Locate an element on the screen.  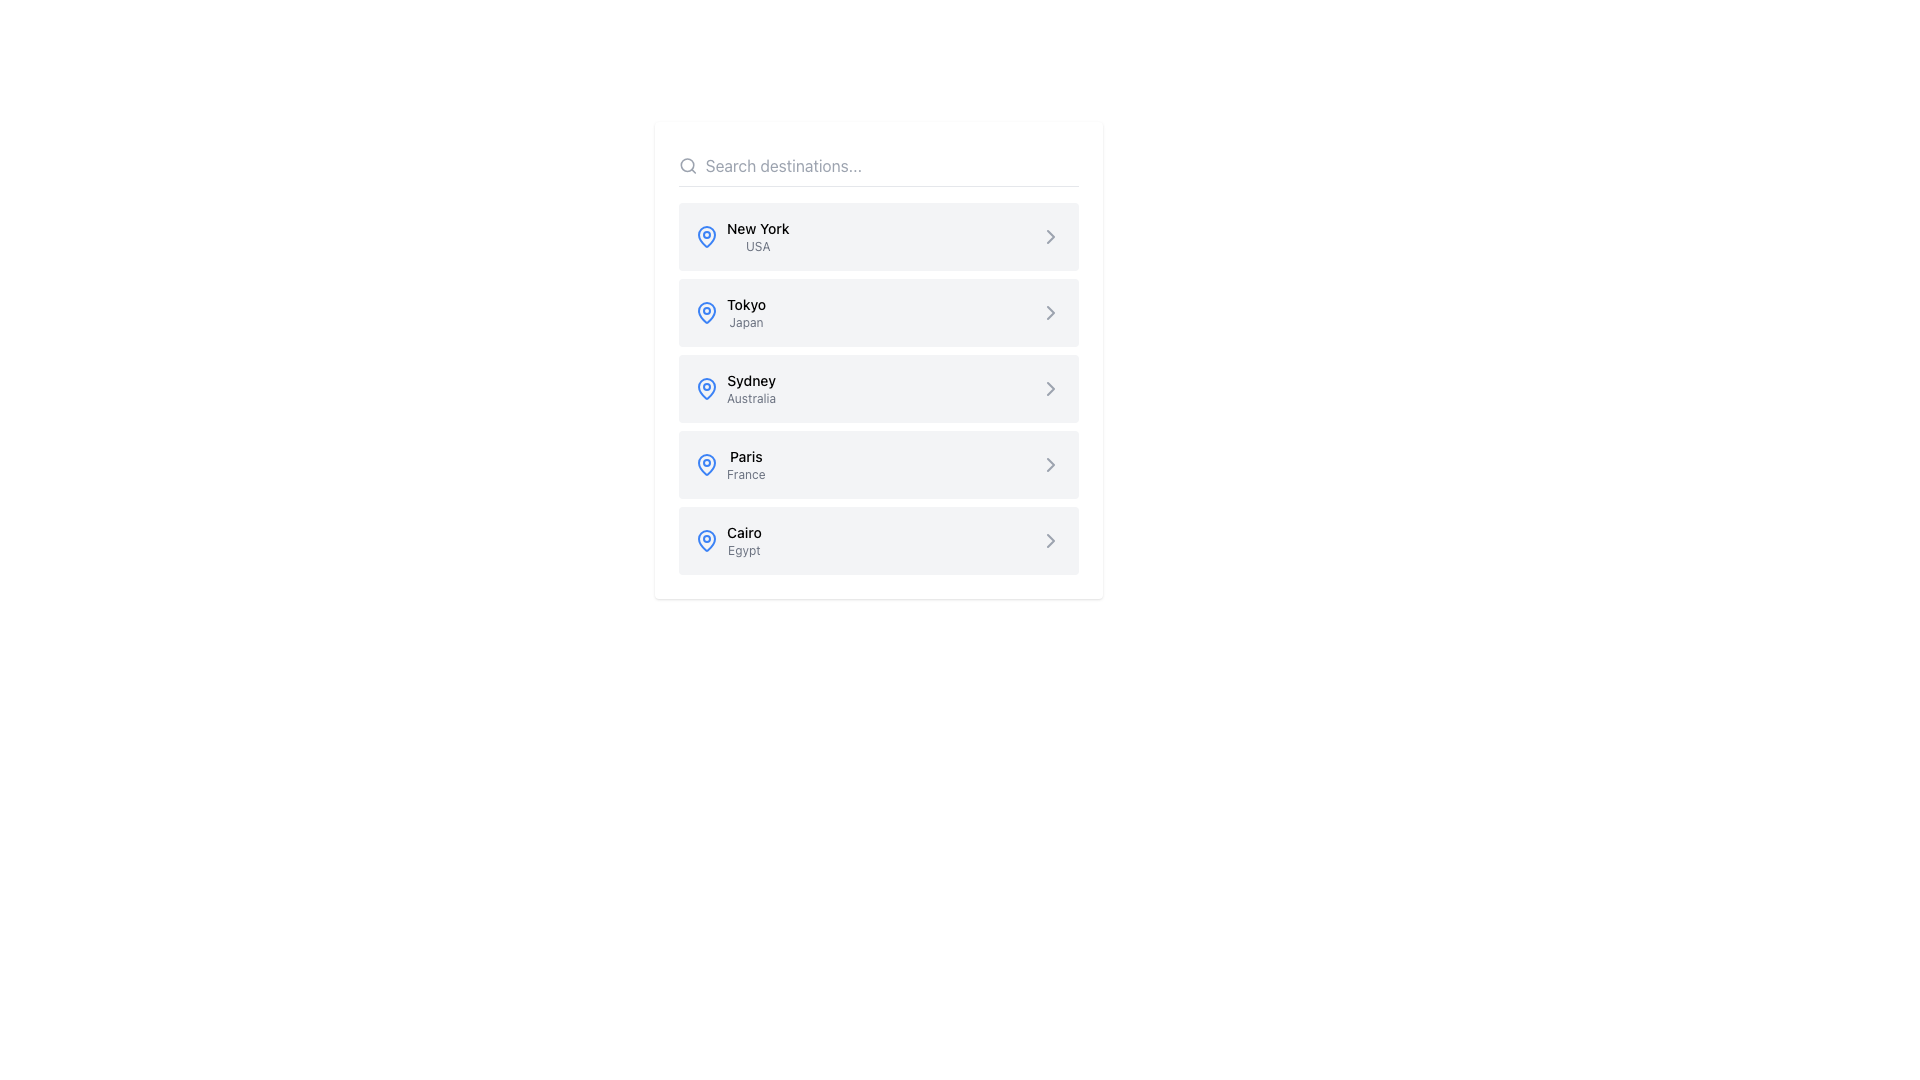
the text item for 'Paris, France' in the list of destinations is located at coordinates (729, 465).